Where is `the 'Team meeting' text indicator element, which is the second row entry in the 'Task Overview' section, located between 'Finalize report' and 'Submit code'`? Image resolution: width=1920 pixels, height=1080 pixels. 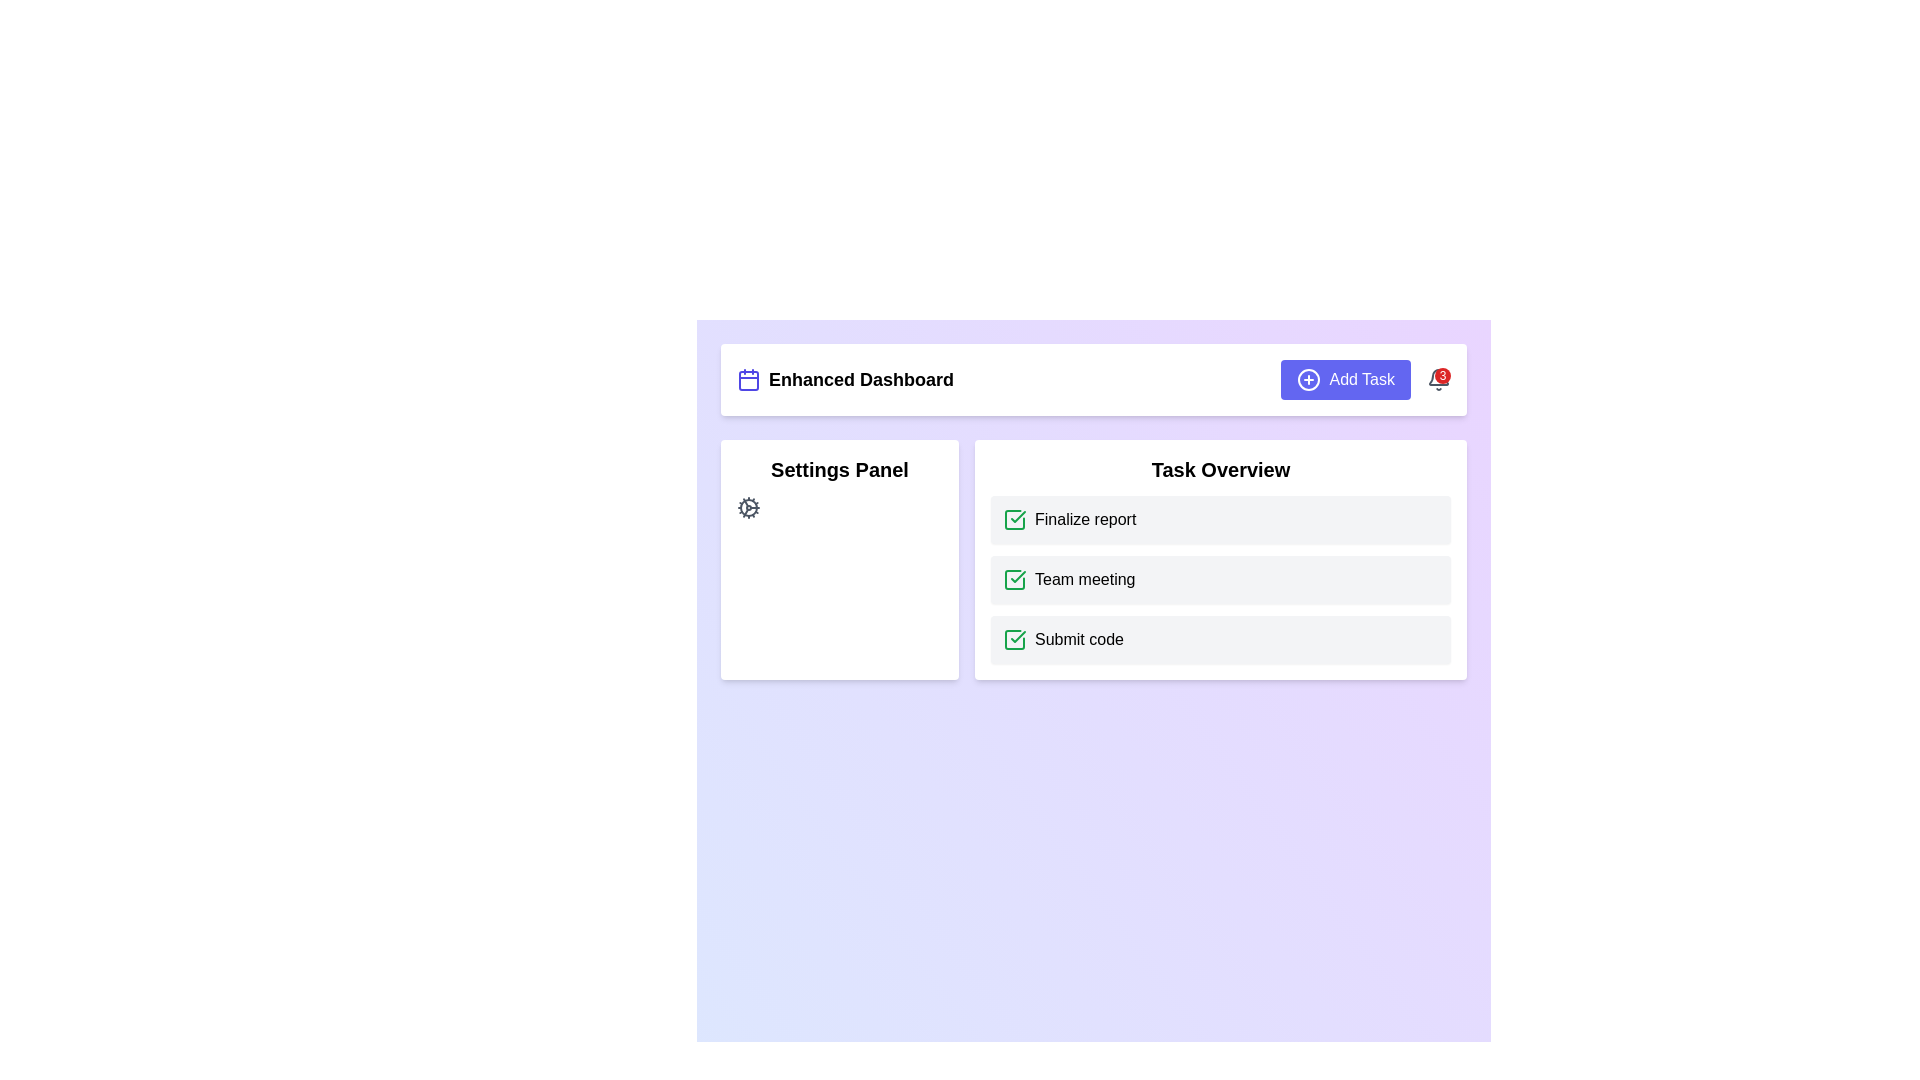 the 'Team meeting' text indicator element, which is the second row entry in the 'Task Overview' section, located between 'Finalize report' and 'Submit code' is located at coordinates (1084, 579).